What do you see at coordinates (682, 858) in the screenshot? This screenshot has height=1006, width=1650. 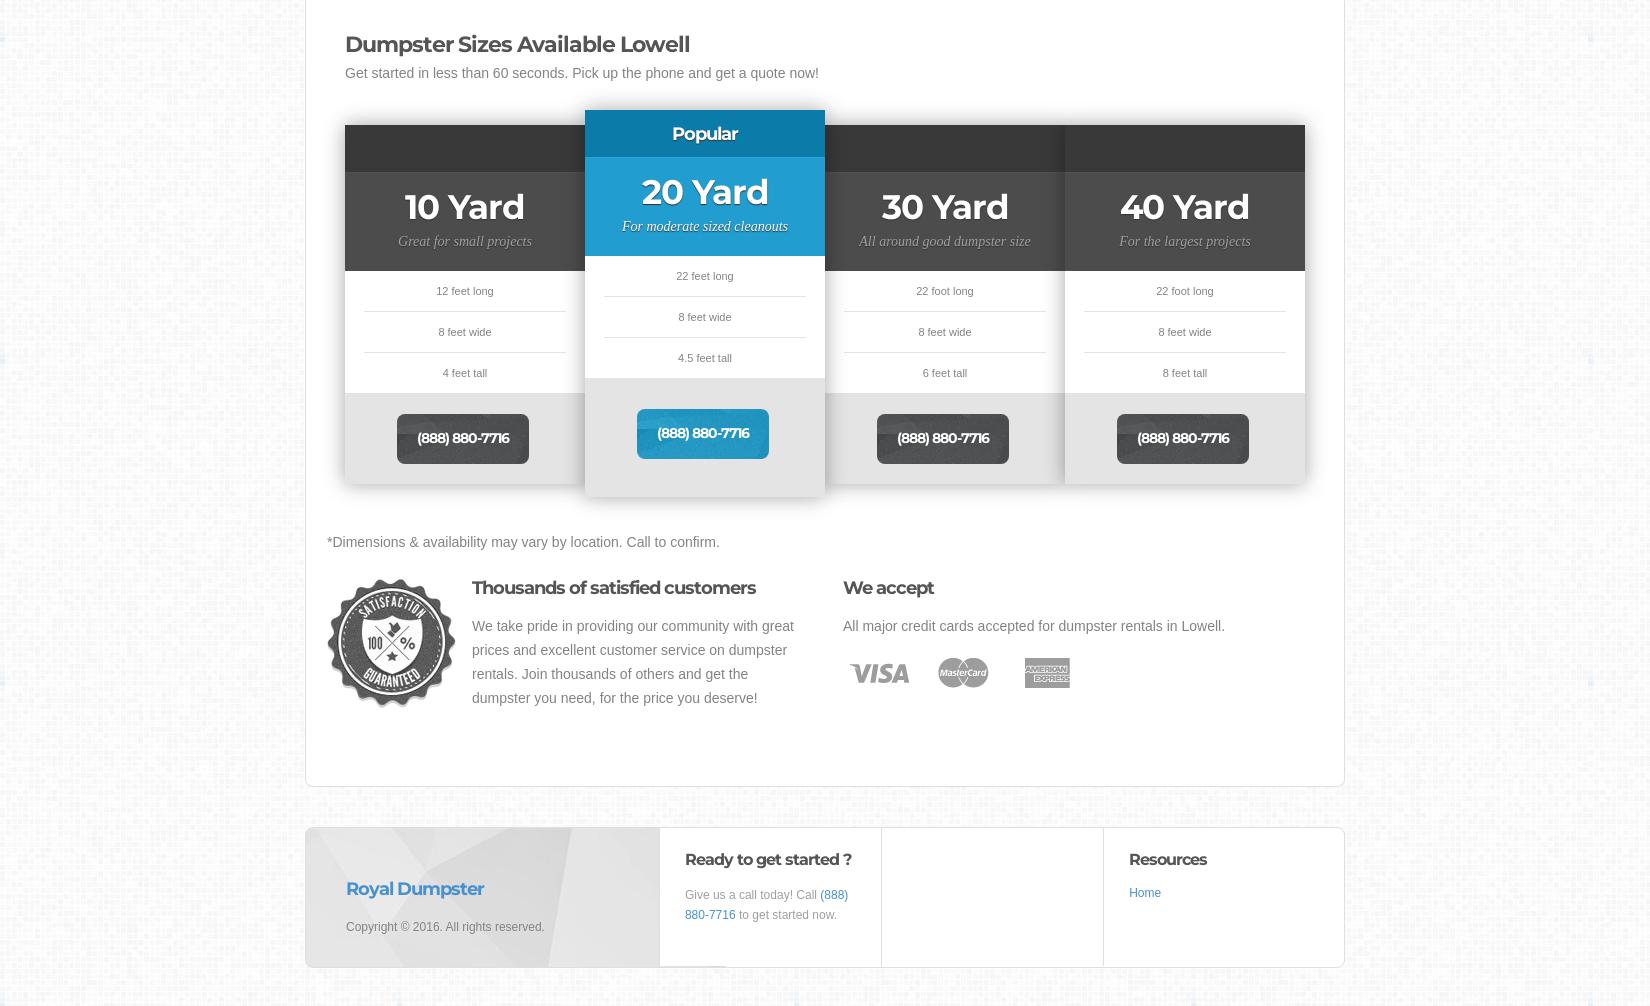 I see `'Ready to get started ?'` at bounding box center [682, 858].